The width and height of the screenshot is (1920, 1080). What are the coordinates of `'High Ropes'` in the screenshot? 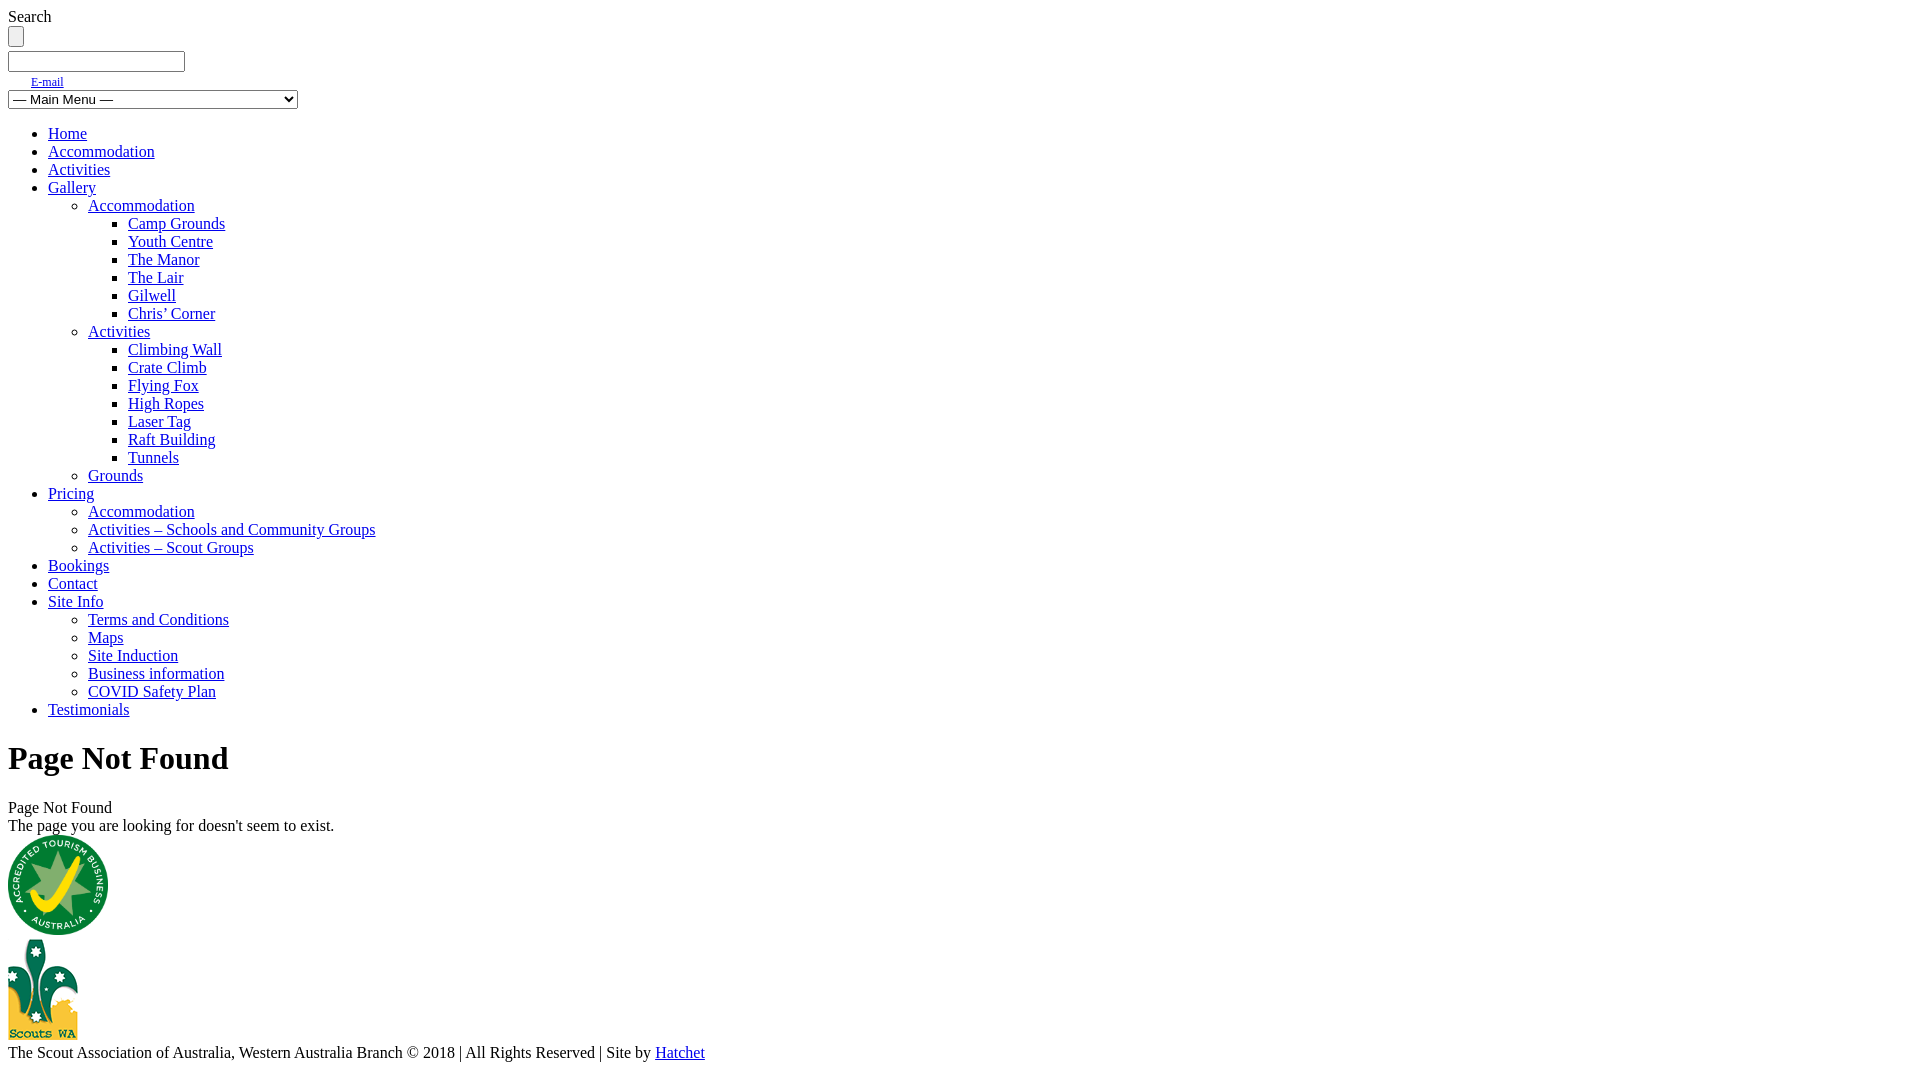 It's located at (127, 403).